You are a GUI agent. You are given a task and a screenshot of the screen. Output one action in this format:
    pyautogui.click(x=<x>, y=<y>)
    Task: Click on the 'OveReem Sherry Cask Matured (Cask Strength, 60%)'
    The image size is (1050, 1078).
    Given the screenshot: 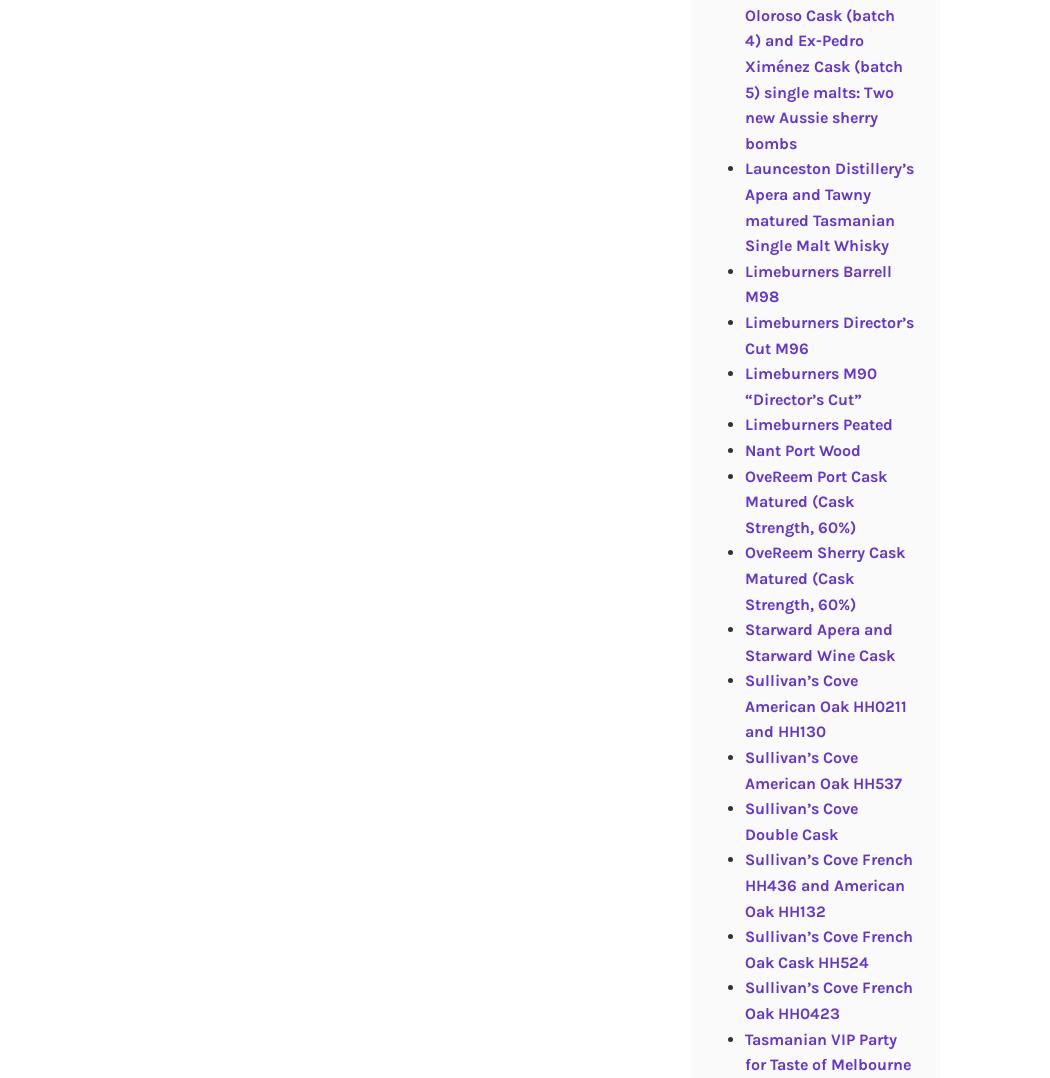 What is the action you would take?
    pyautogui.click(x=743, y=578)
    